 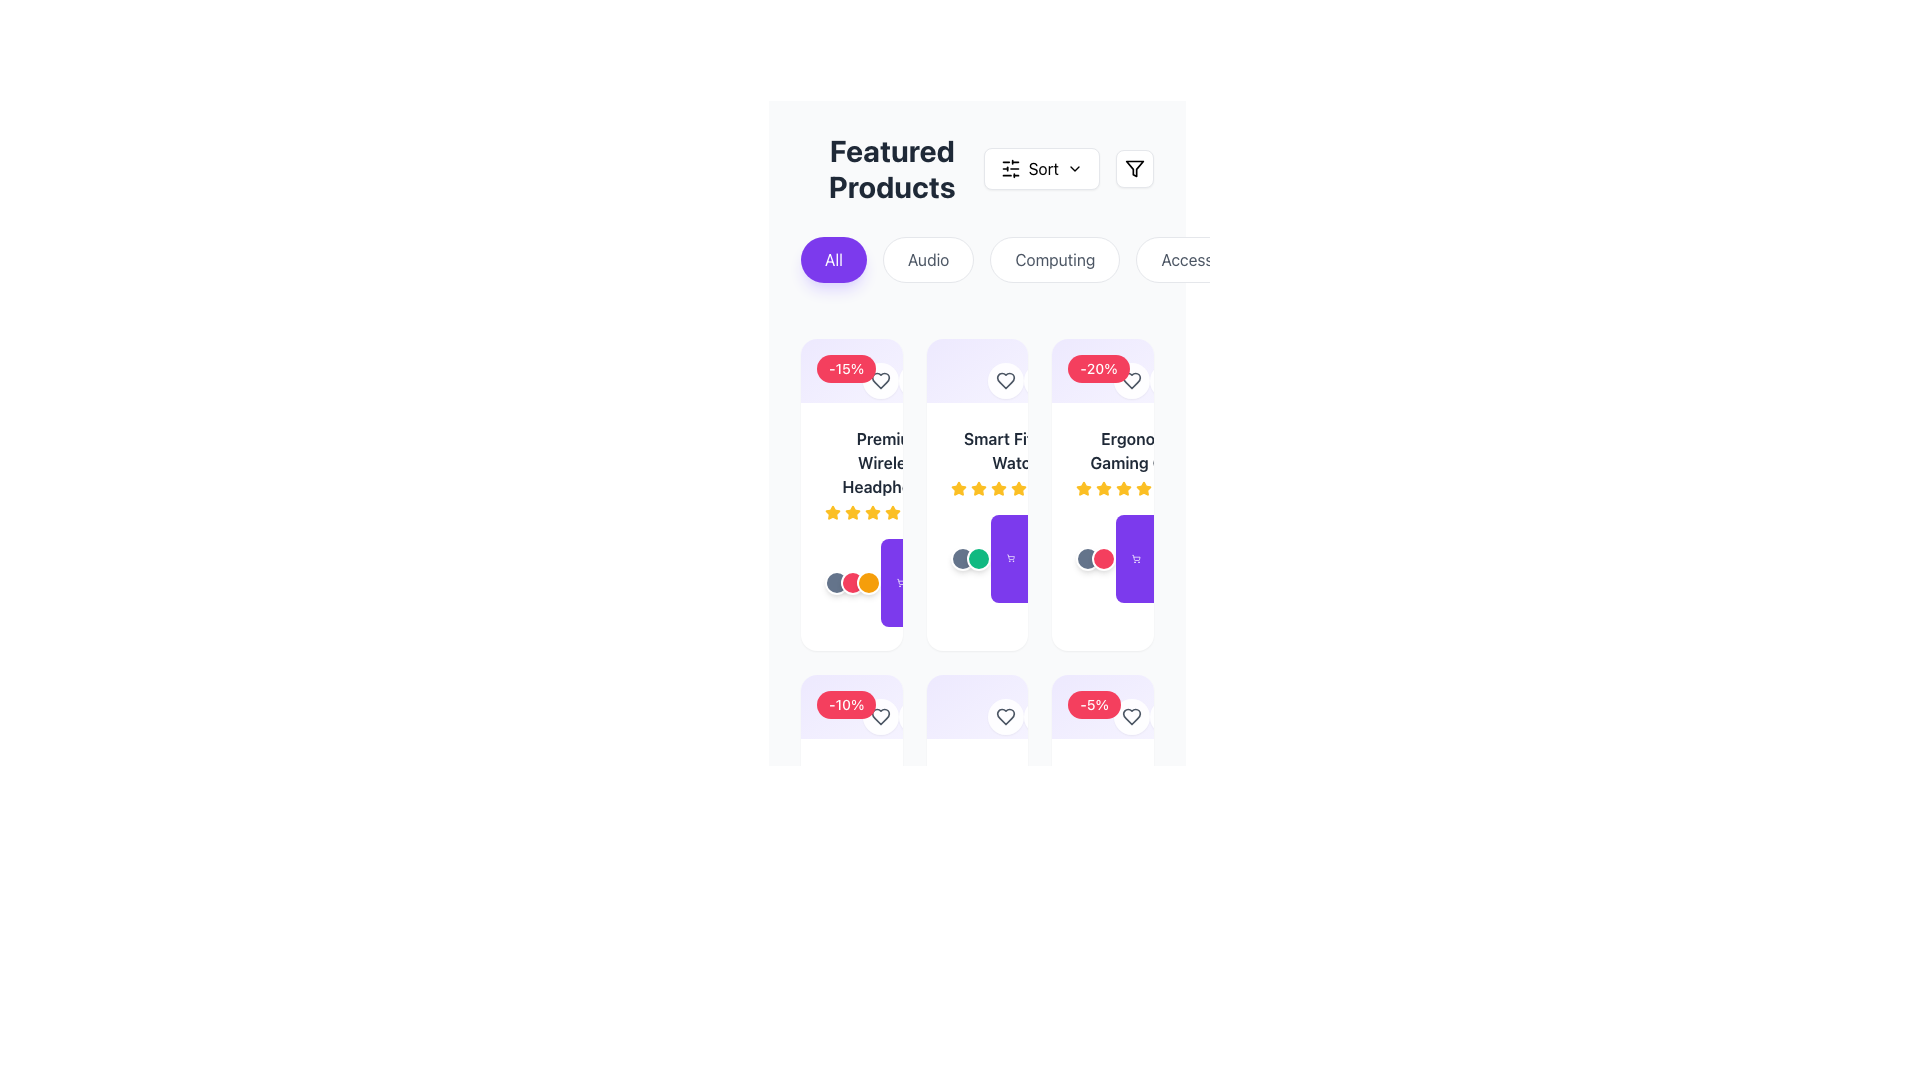 What do you see at coordinates (977, 559) in the screenshot?
I see `the second circular green button with a white border in the product card of the 'Smart Fitness Watch'` at bounding box center [977, 559].